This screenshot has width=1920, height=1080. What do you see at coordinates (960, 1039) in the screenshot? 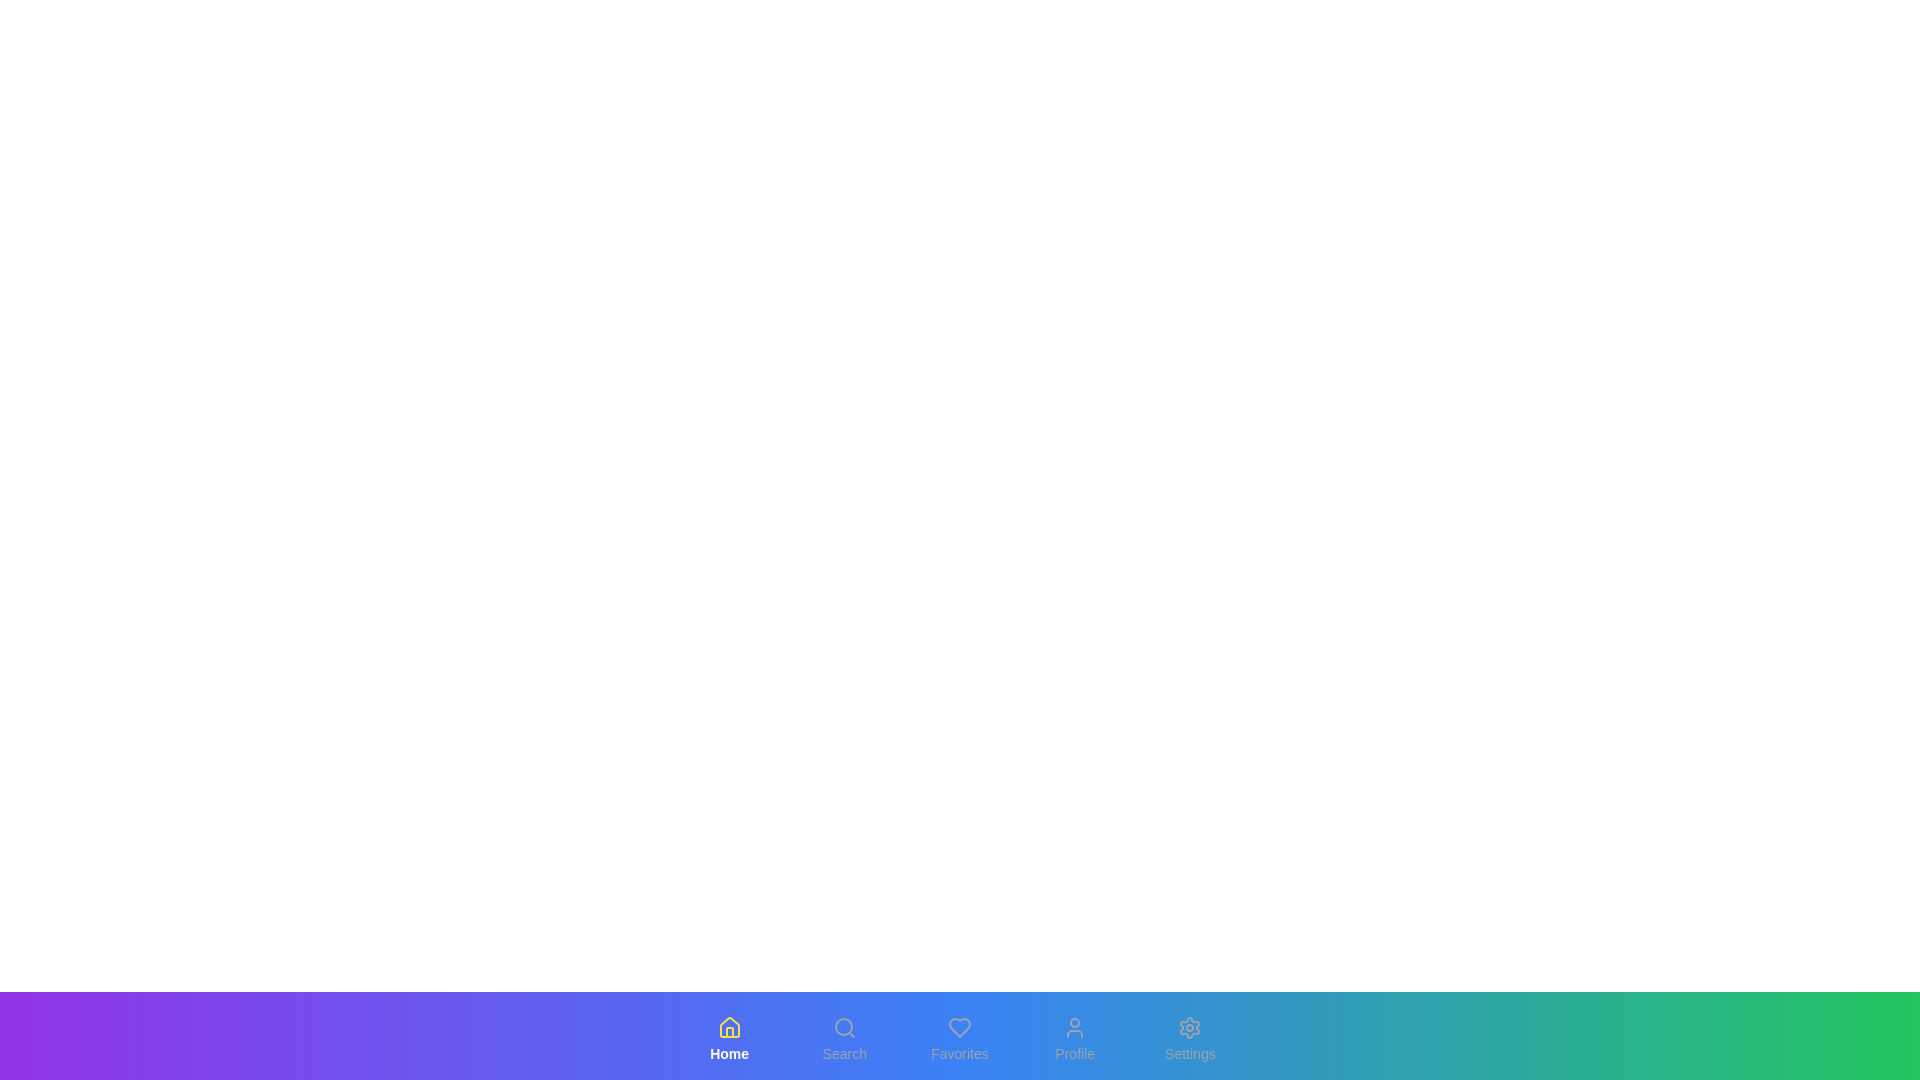
I see `the tab corresponding to Favorites` at bounding box center [960, 1039].